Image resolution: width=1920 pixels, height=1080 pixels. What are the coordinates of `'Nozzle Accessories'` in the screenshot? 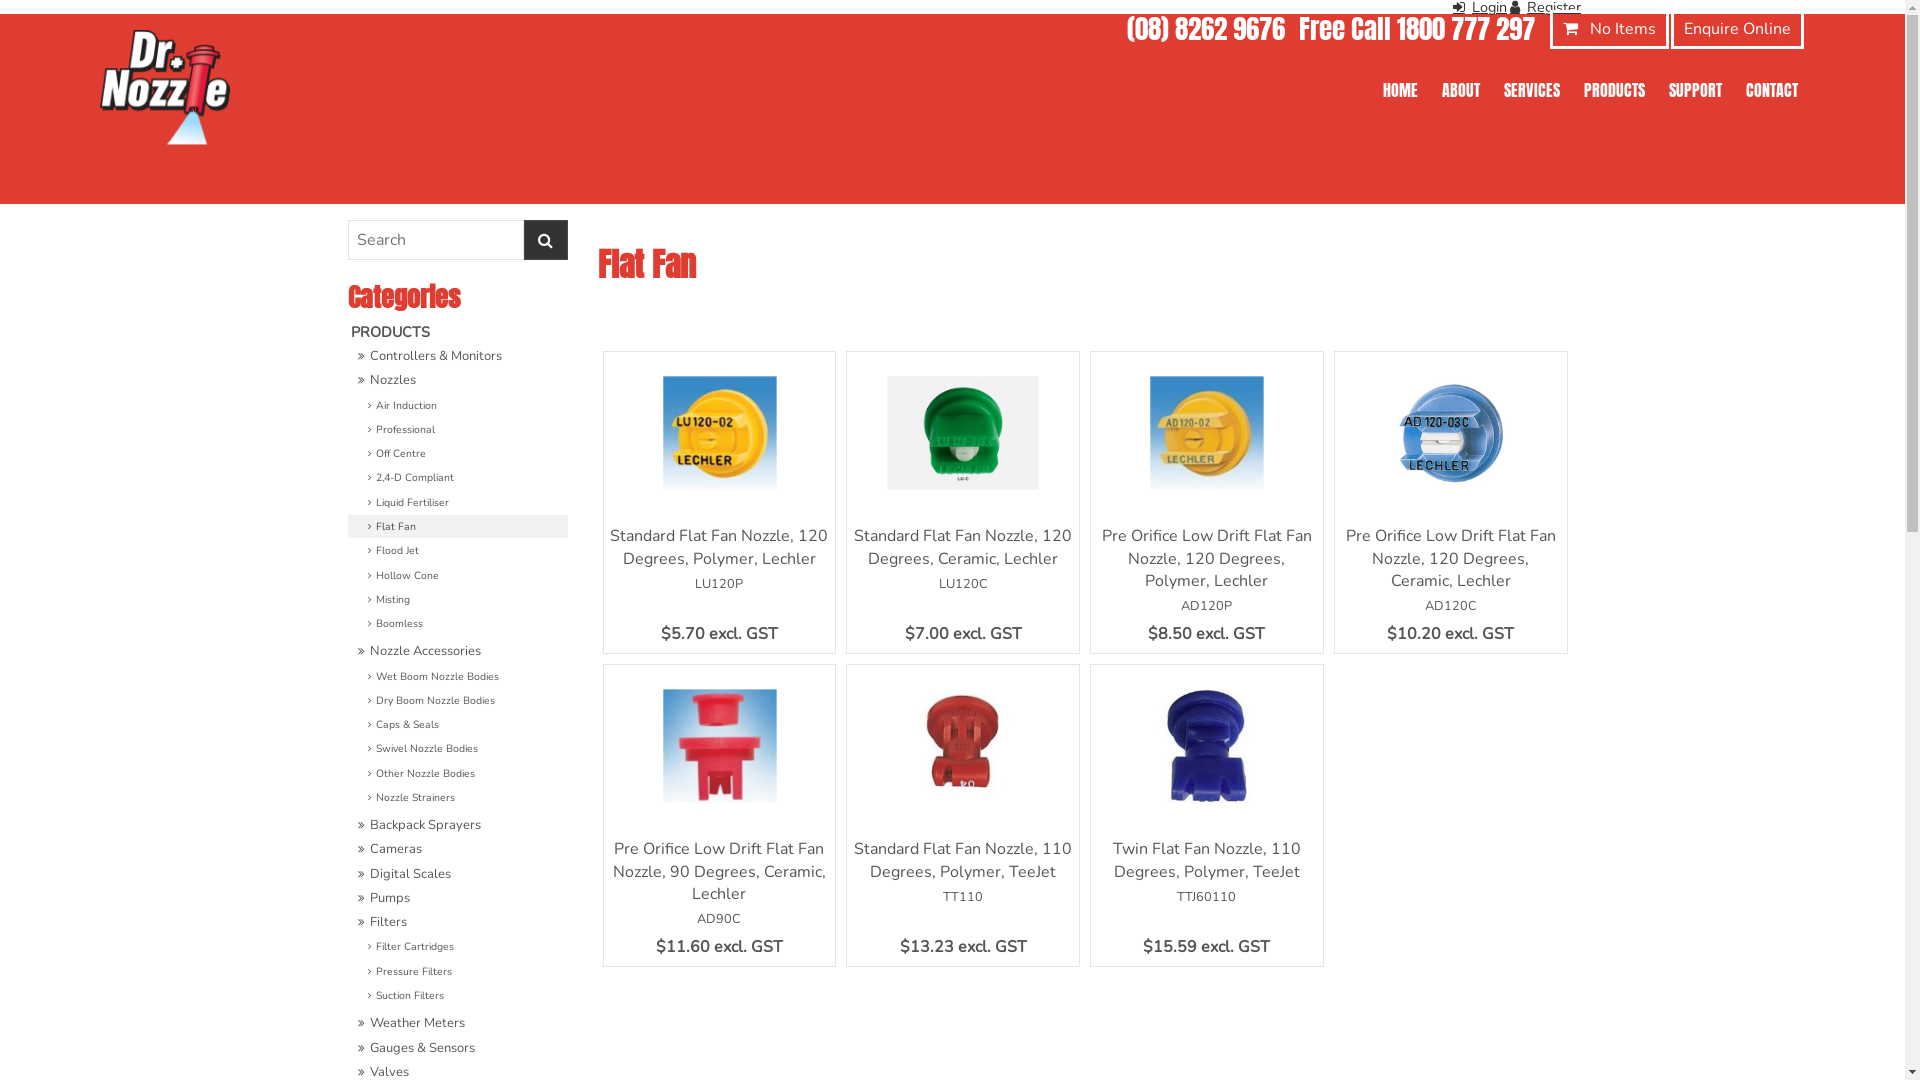 It's located at (456, 651).